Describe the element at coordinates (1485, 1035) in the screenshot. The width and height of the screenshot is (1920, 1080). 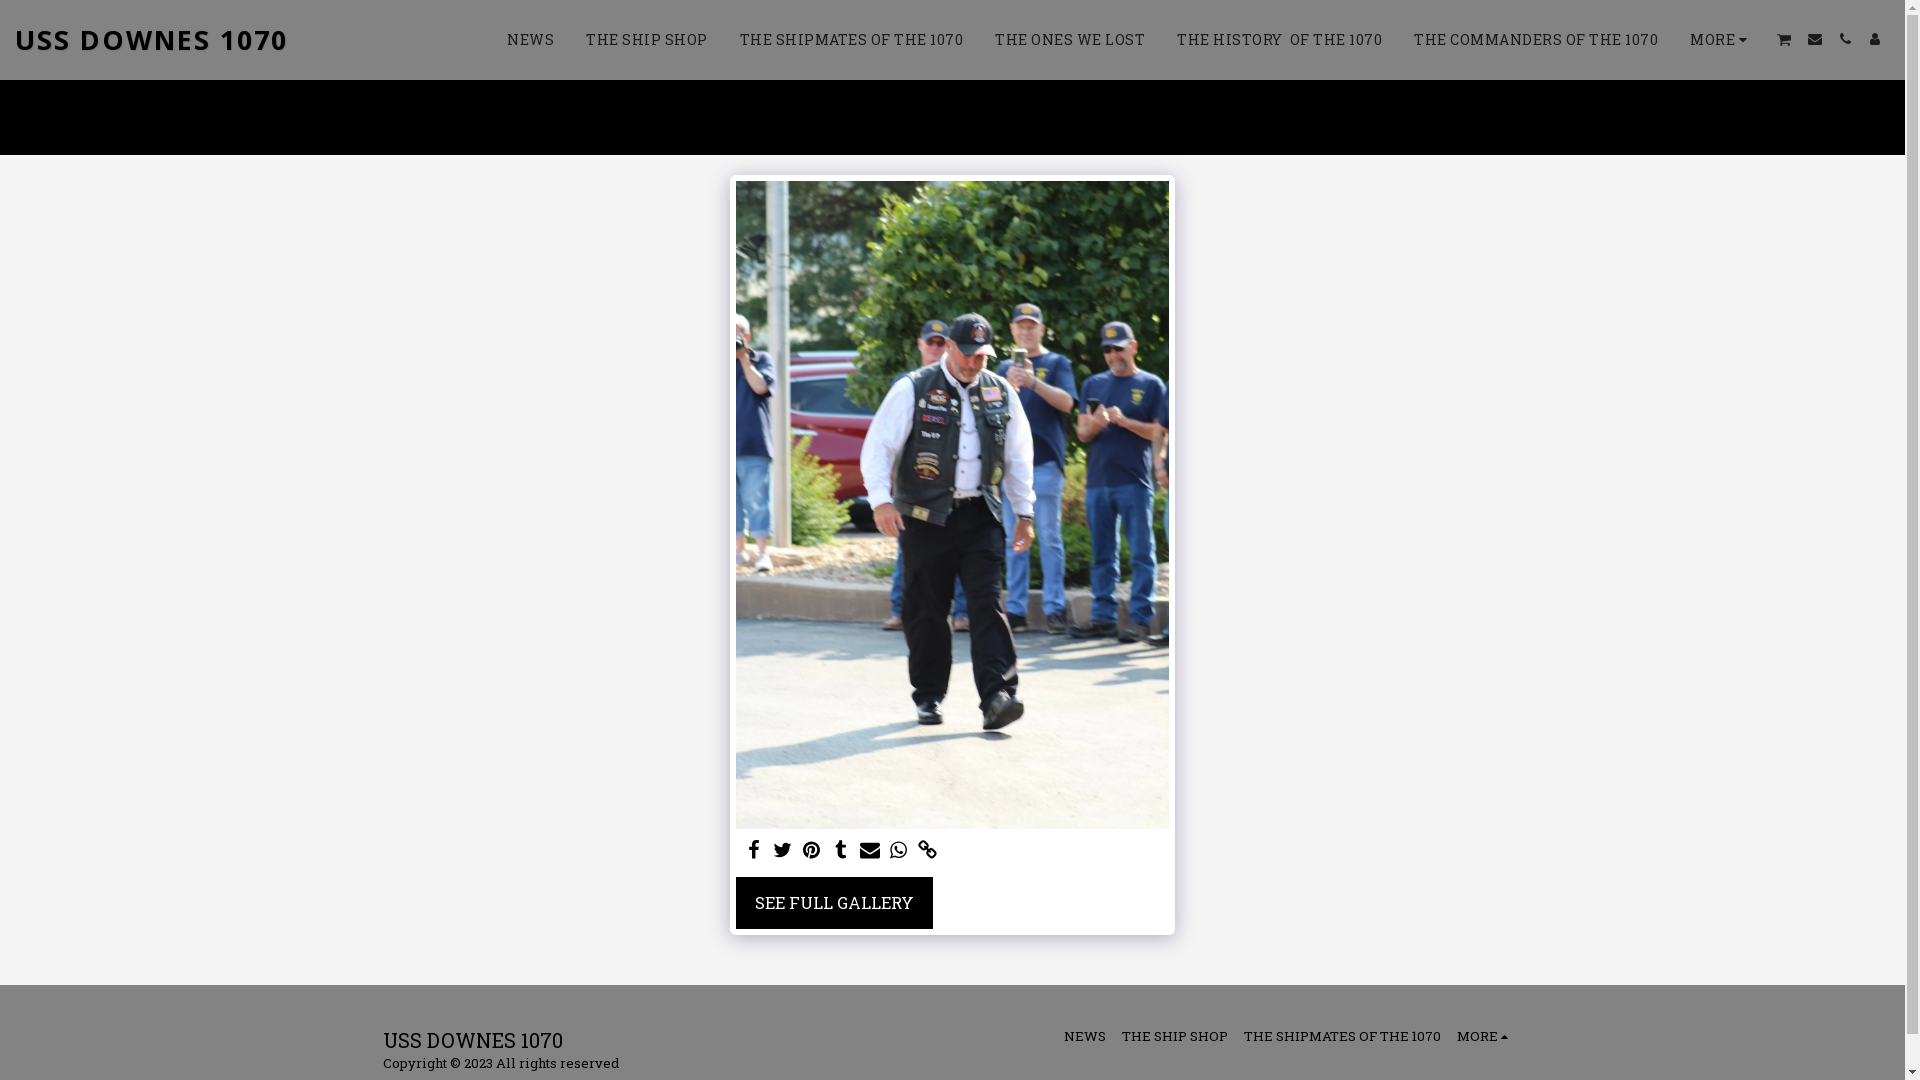
I see `'MORE  '` at that location.